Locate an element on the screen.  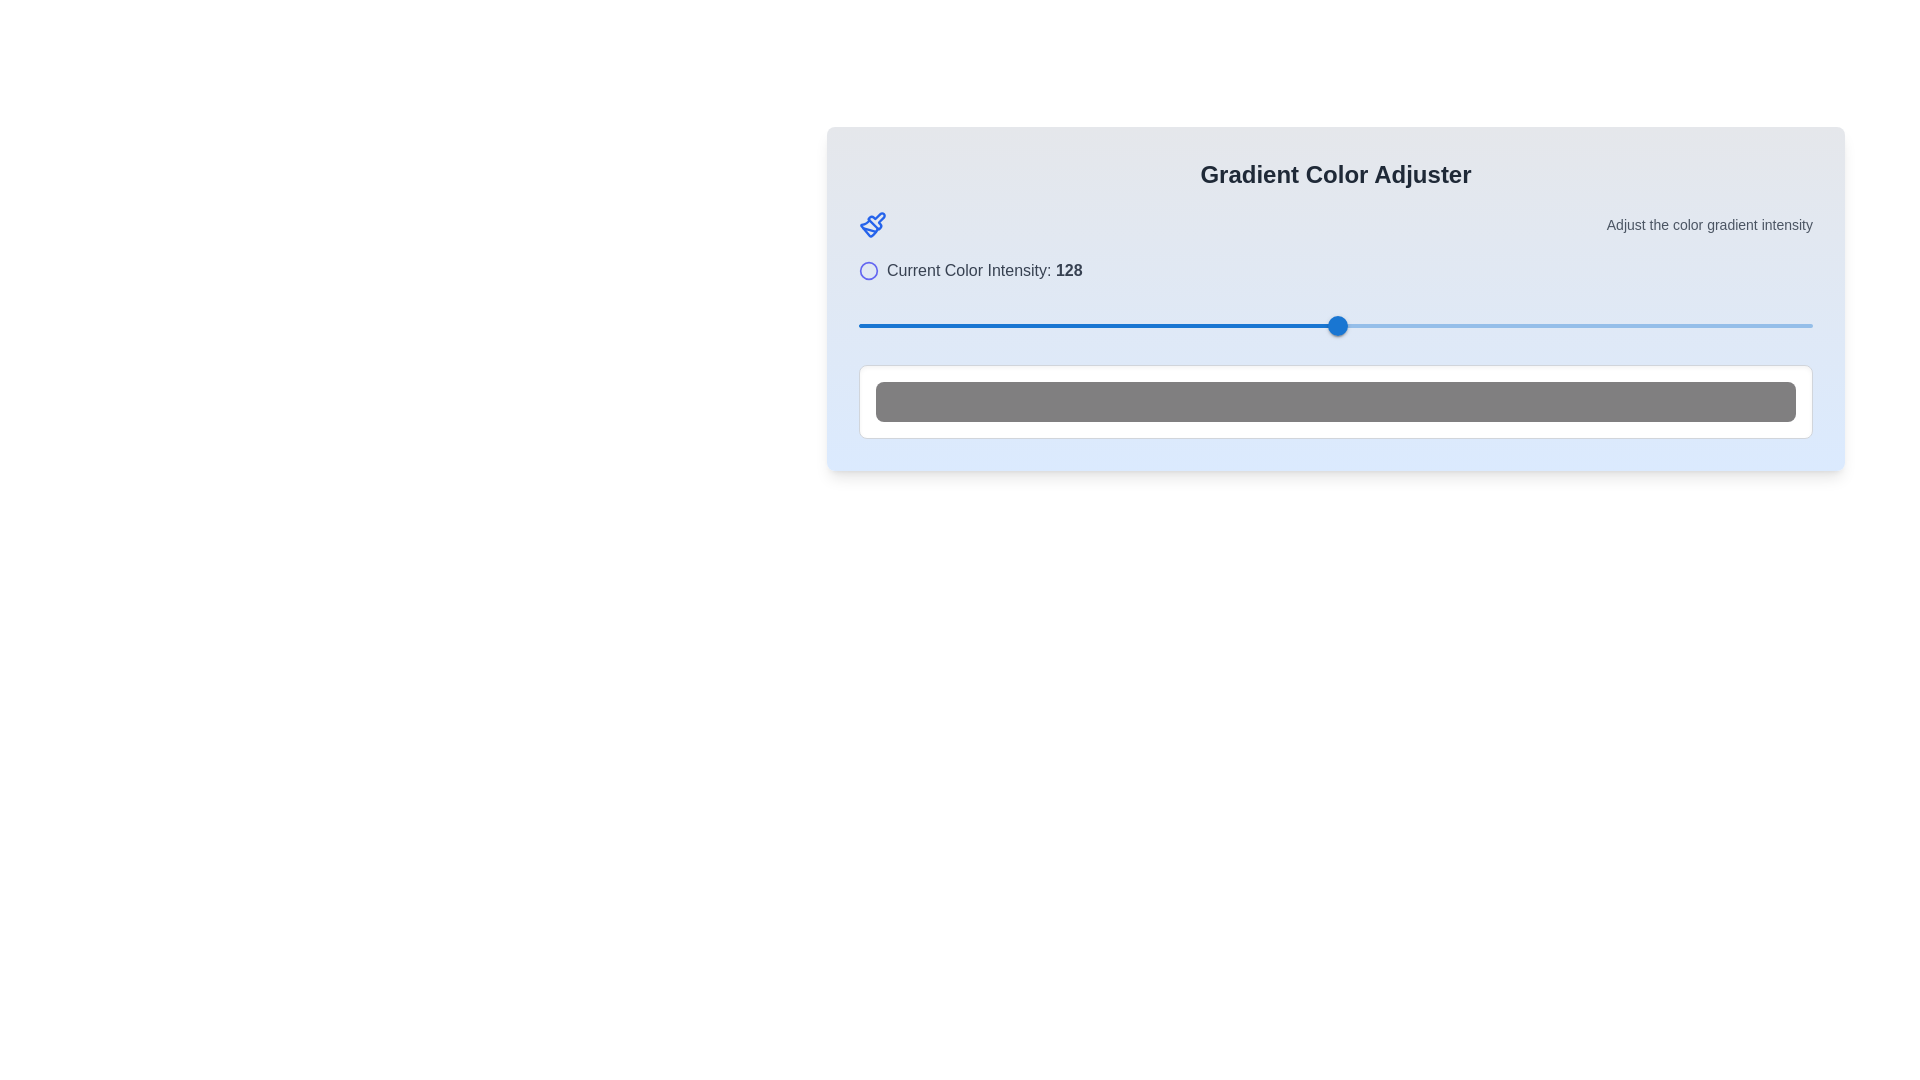
the gradient color intensity is located at coordinates (1614, 325).